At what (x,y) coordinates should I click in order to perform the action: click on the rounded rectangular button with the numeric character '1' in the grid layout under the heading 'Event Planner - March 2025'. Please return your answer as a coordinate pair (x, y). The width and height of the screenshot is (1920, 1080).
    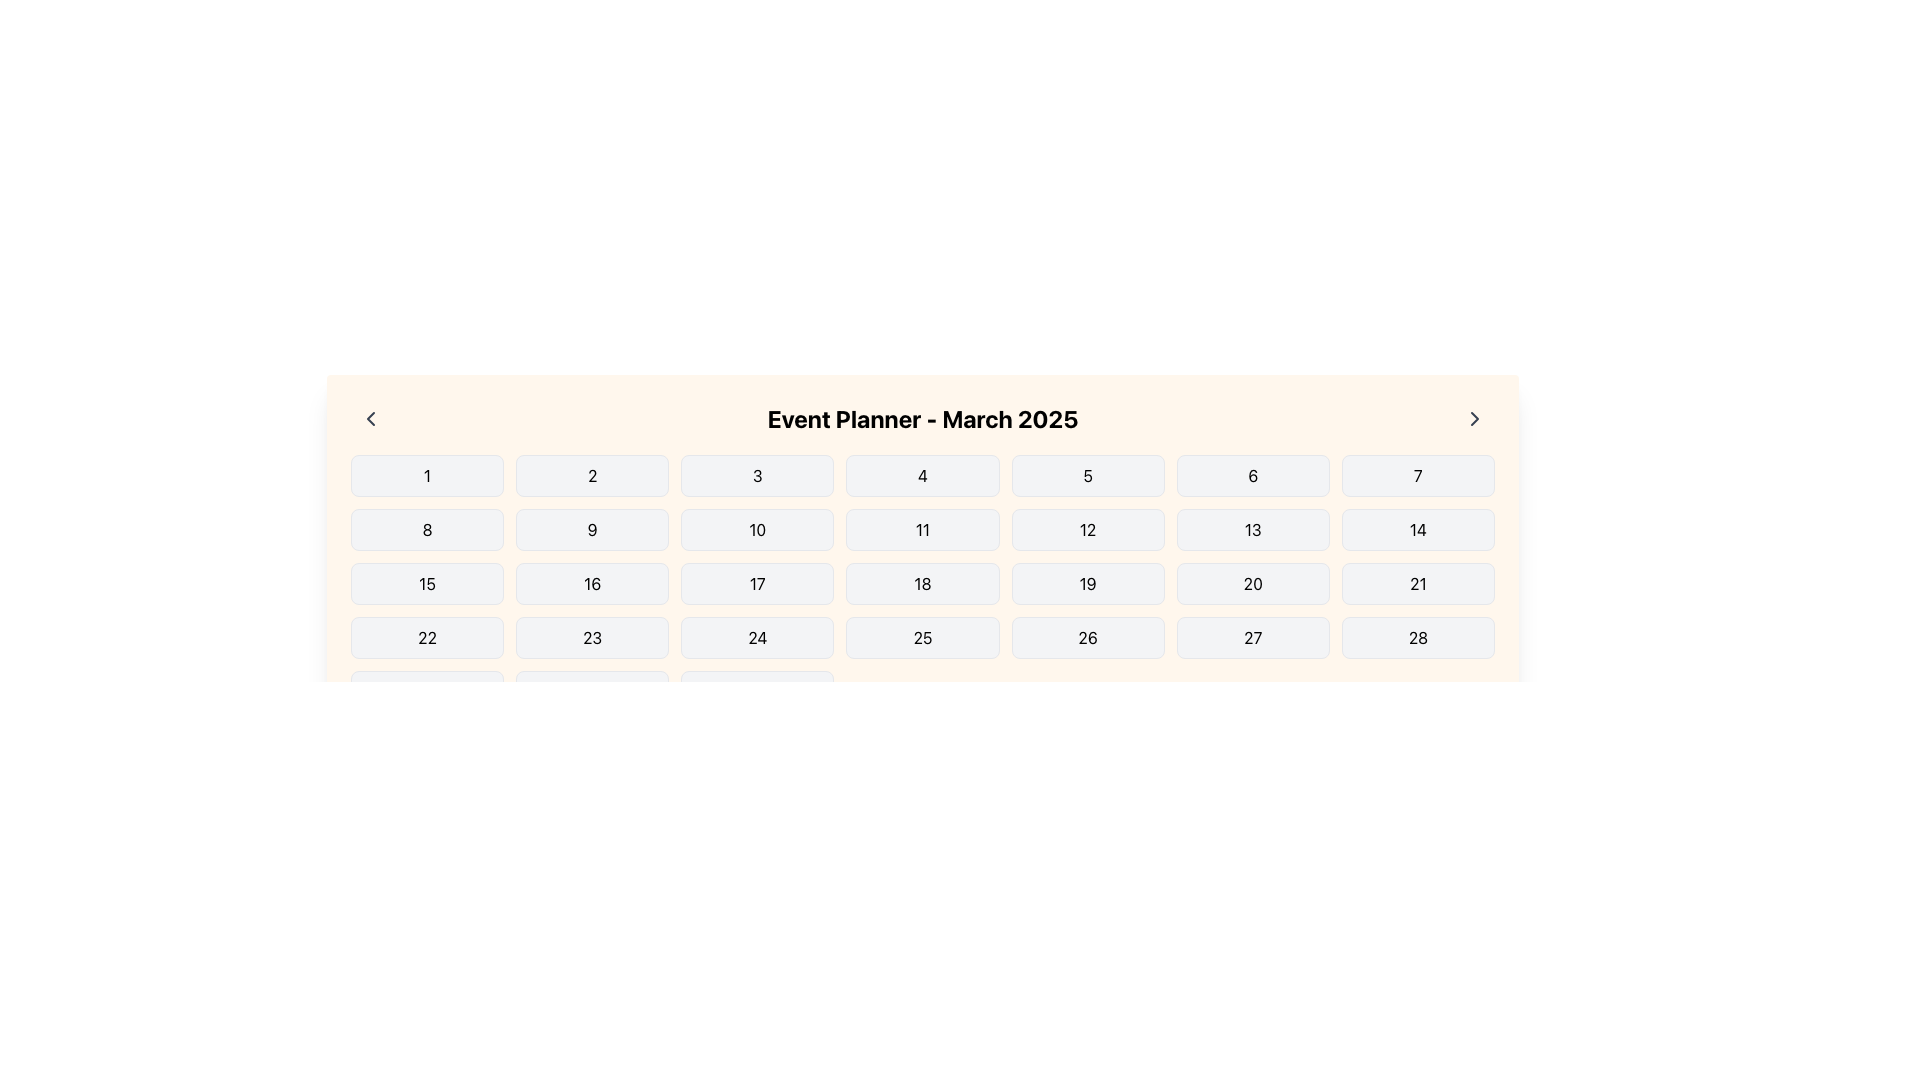
    Looking at the image, I should click on (426, 475).